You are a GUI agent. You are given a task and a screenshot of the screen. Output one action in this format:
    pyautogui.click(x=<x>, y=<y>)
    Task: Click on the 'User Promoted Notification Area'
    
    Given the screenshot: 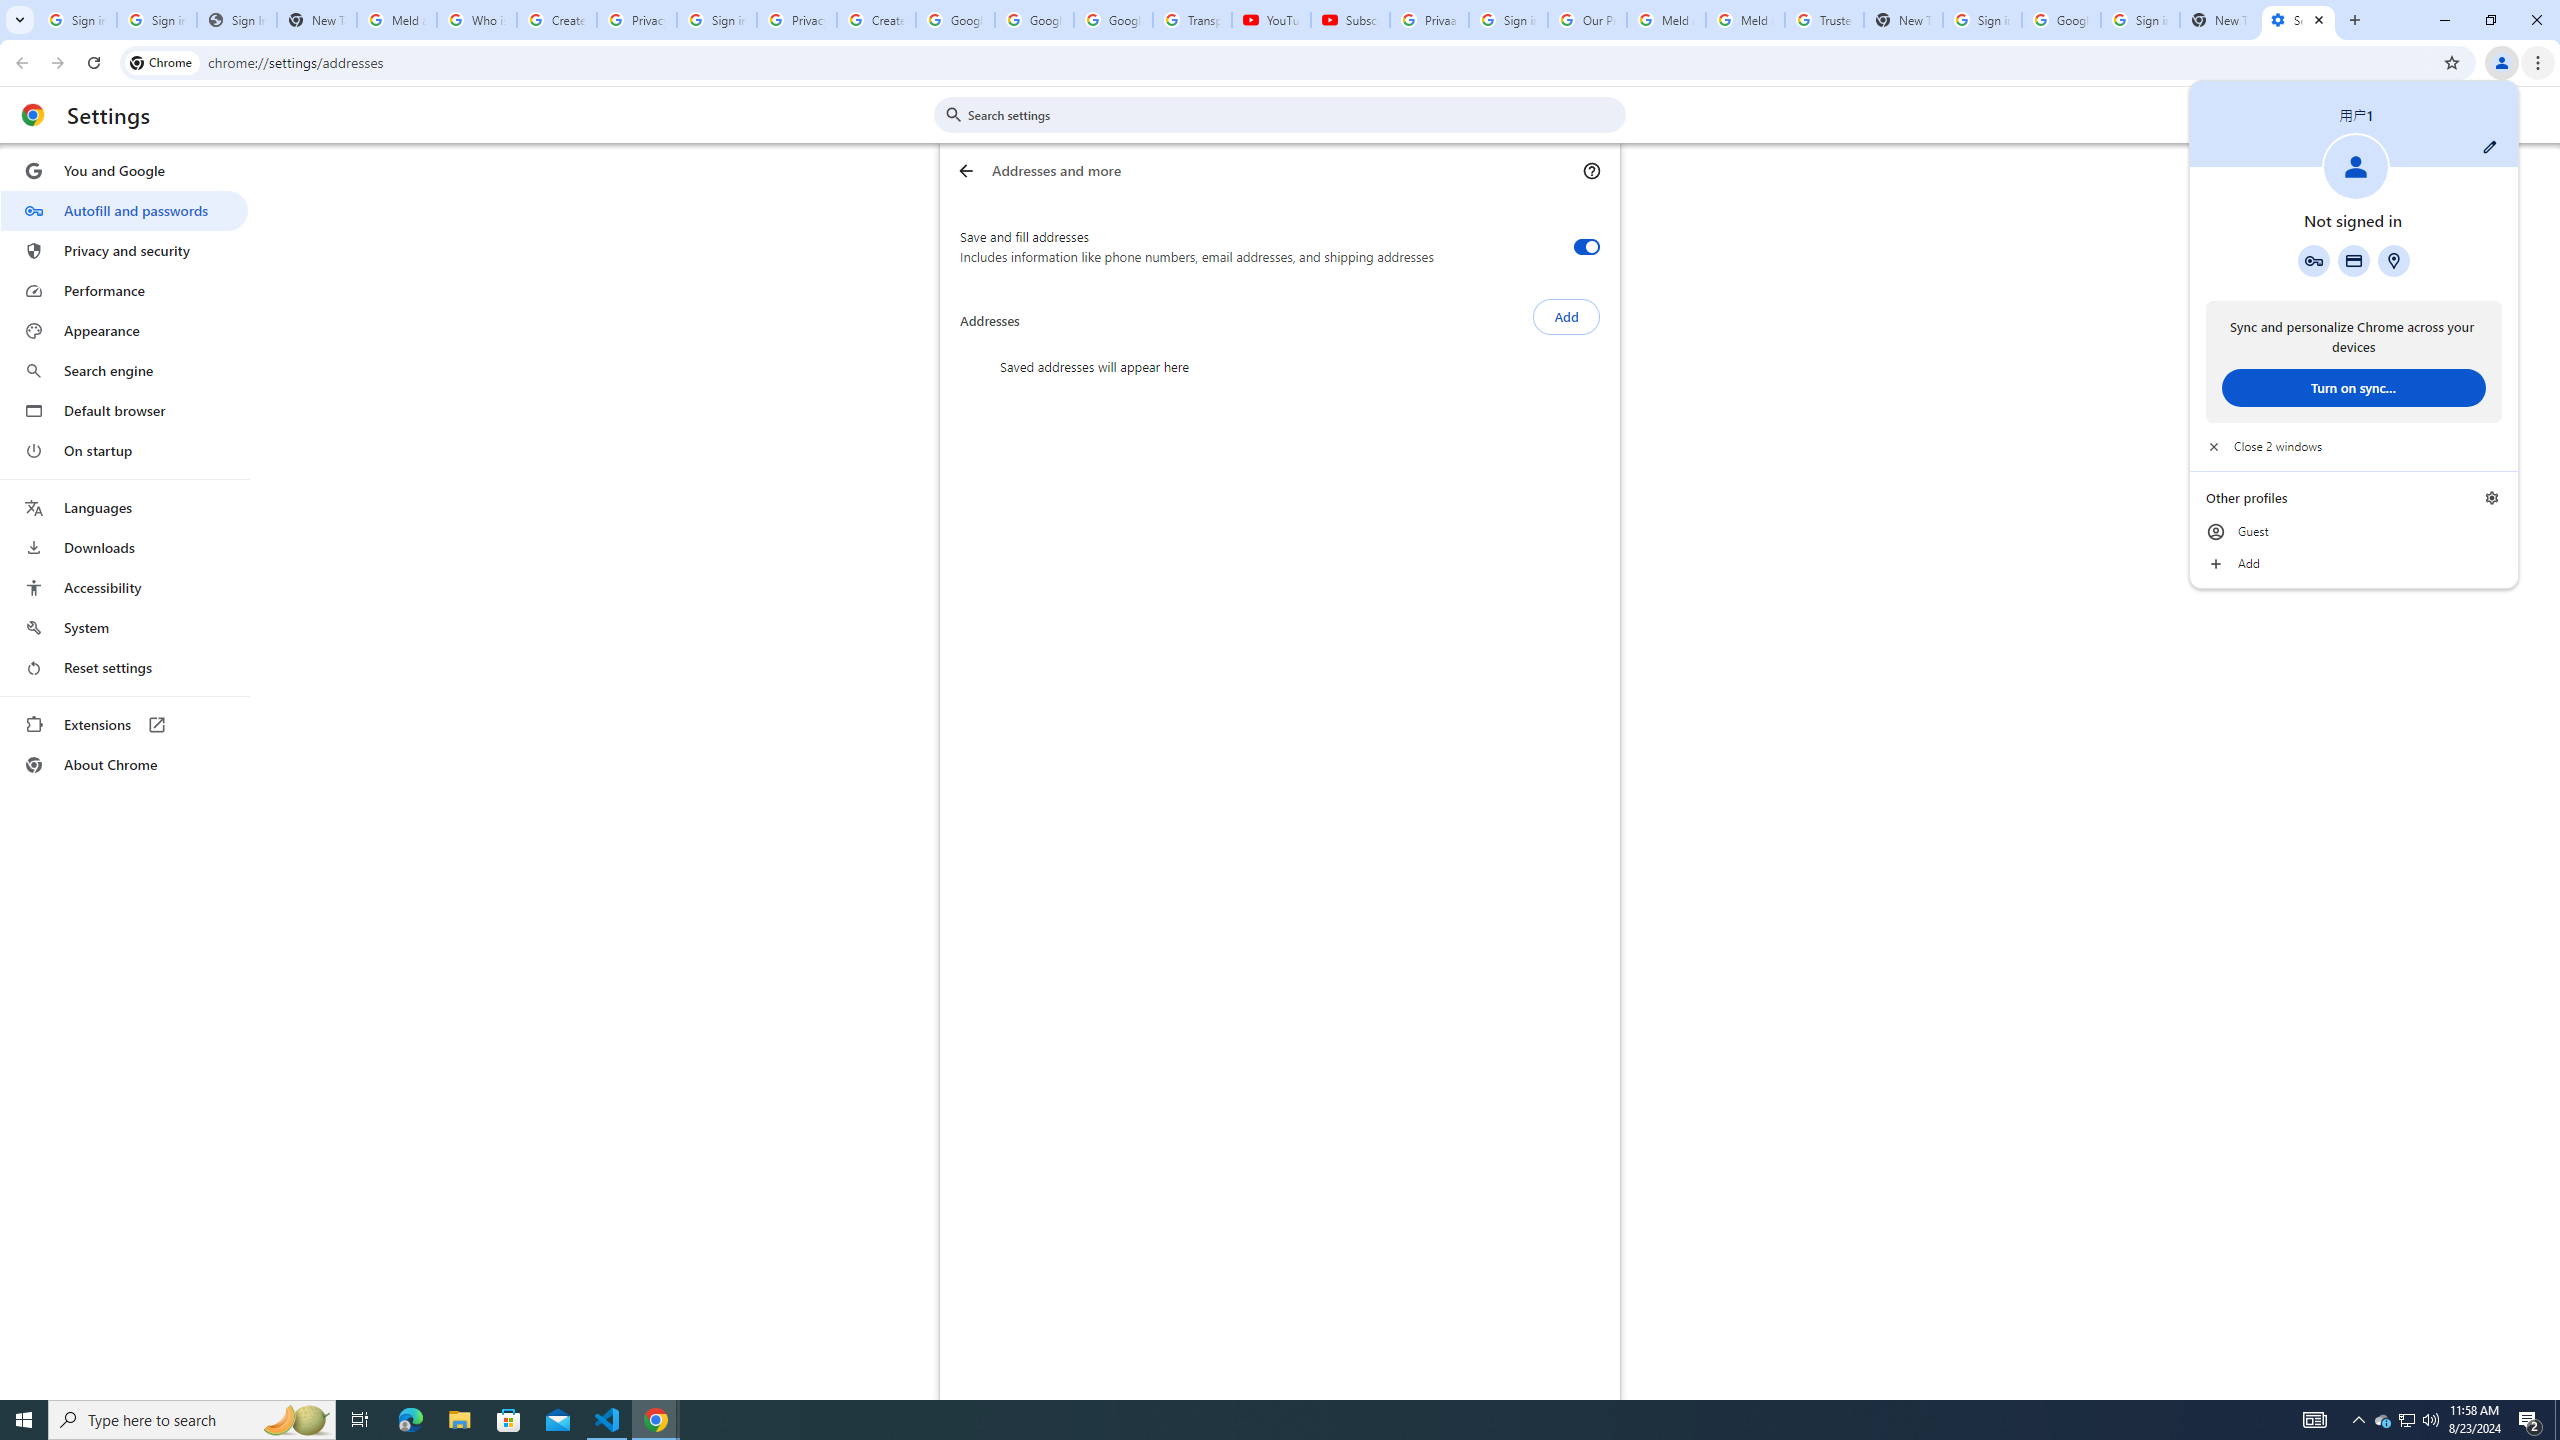 What is the action you would take?
    pyautogui.click(x=2405, y=1418)
    